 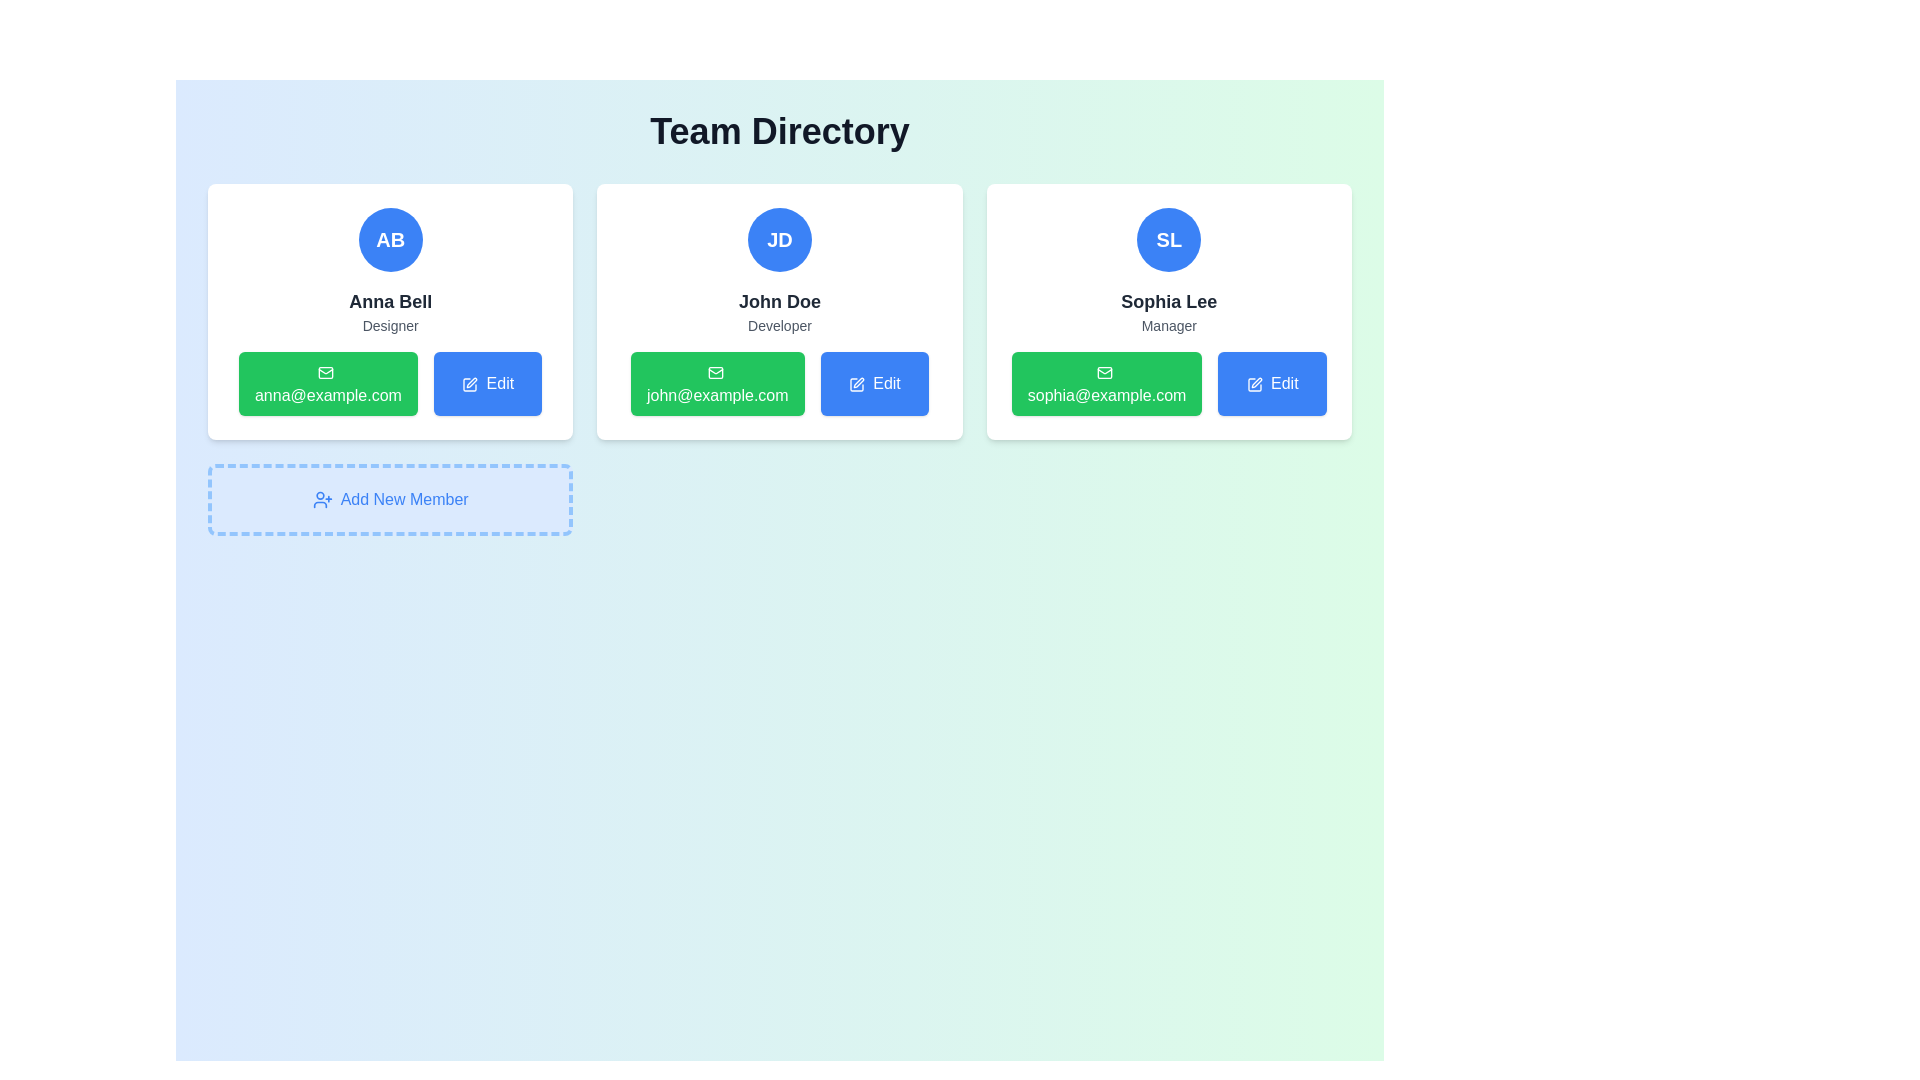 I want to click on rectangular graphical icon representing an email address, located under 'sophia@example.com' in the 'Team Directory', so click(x=1104, y=372).